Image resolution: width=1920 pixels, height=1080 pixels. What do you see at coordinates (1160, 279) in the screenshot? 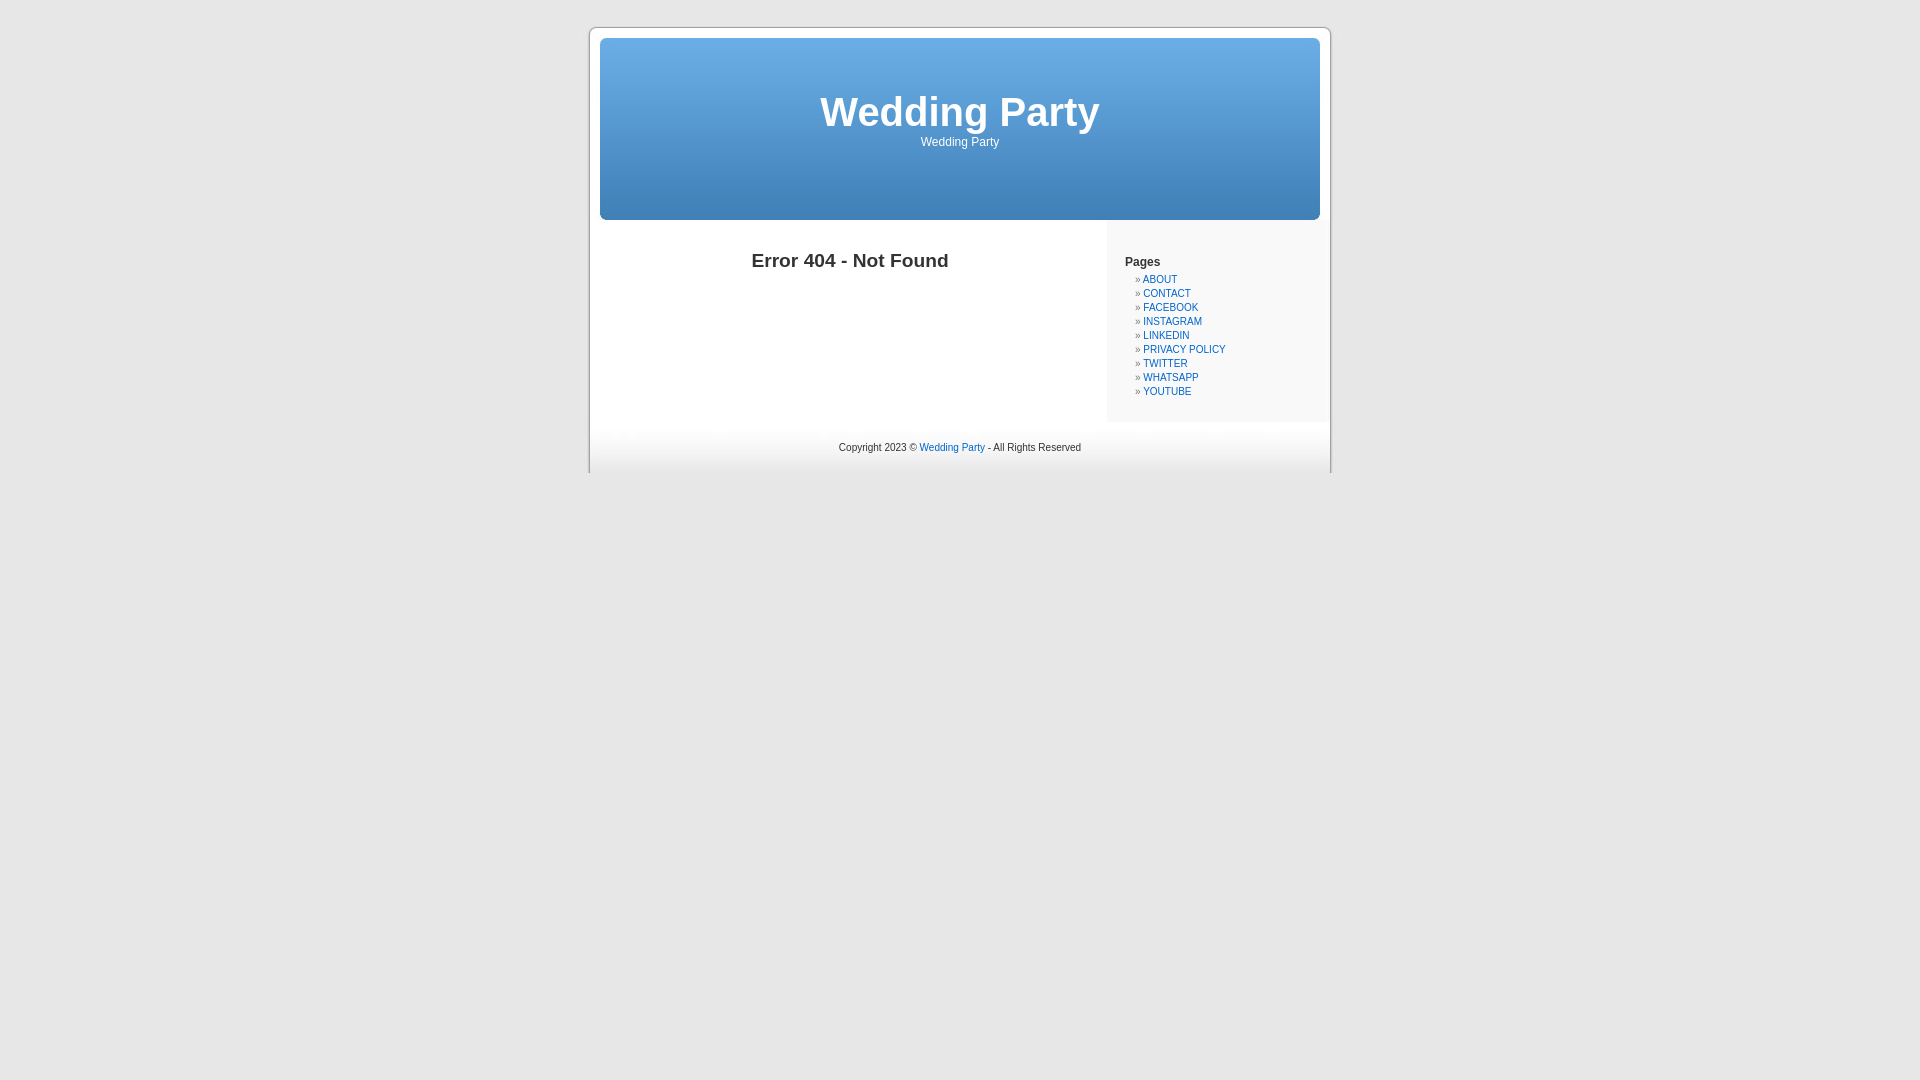
I see `'ABOUT'` at bounding box center [1160, 279].